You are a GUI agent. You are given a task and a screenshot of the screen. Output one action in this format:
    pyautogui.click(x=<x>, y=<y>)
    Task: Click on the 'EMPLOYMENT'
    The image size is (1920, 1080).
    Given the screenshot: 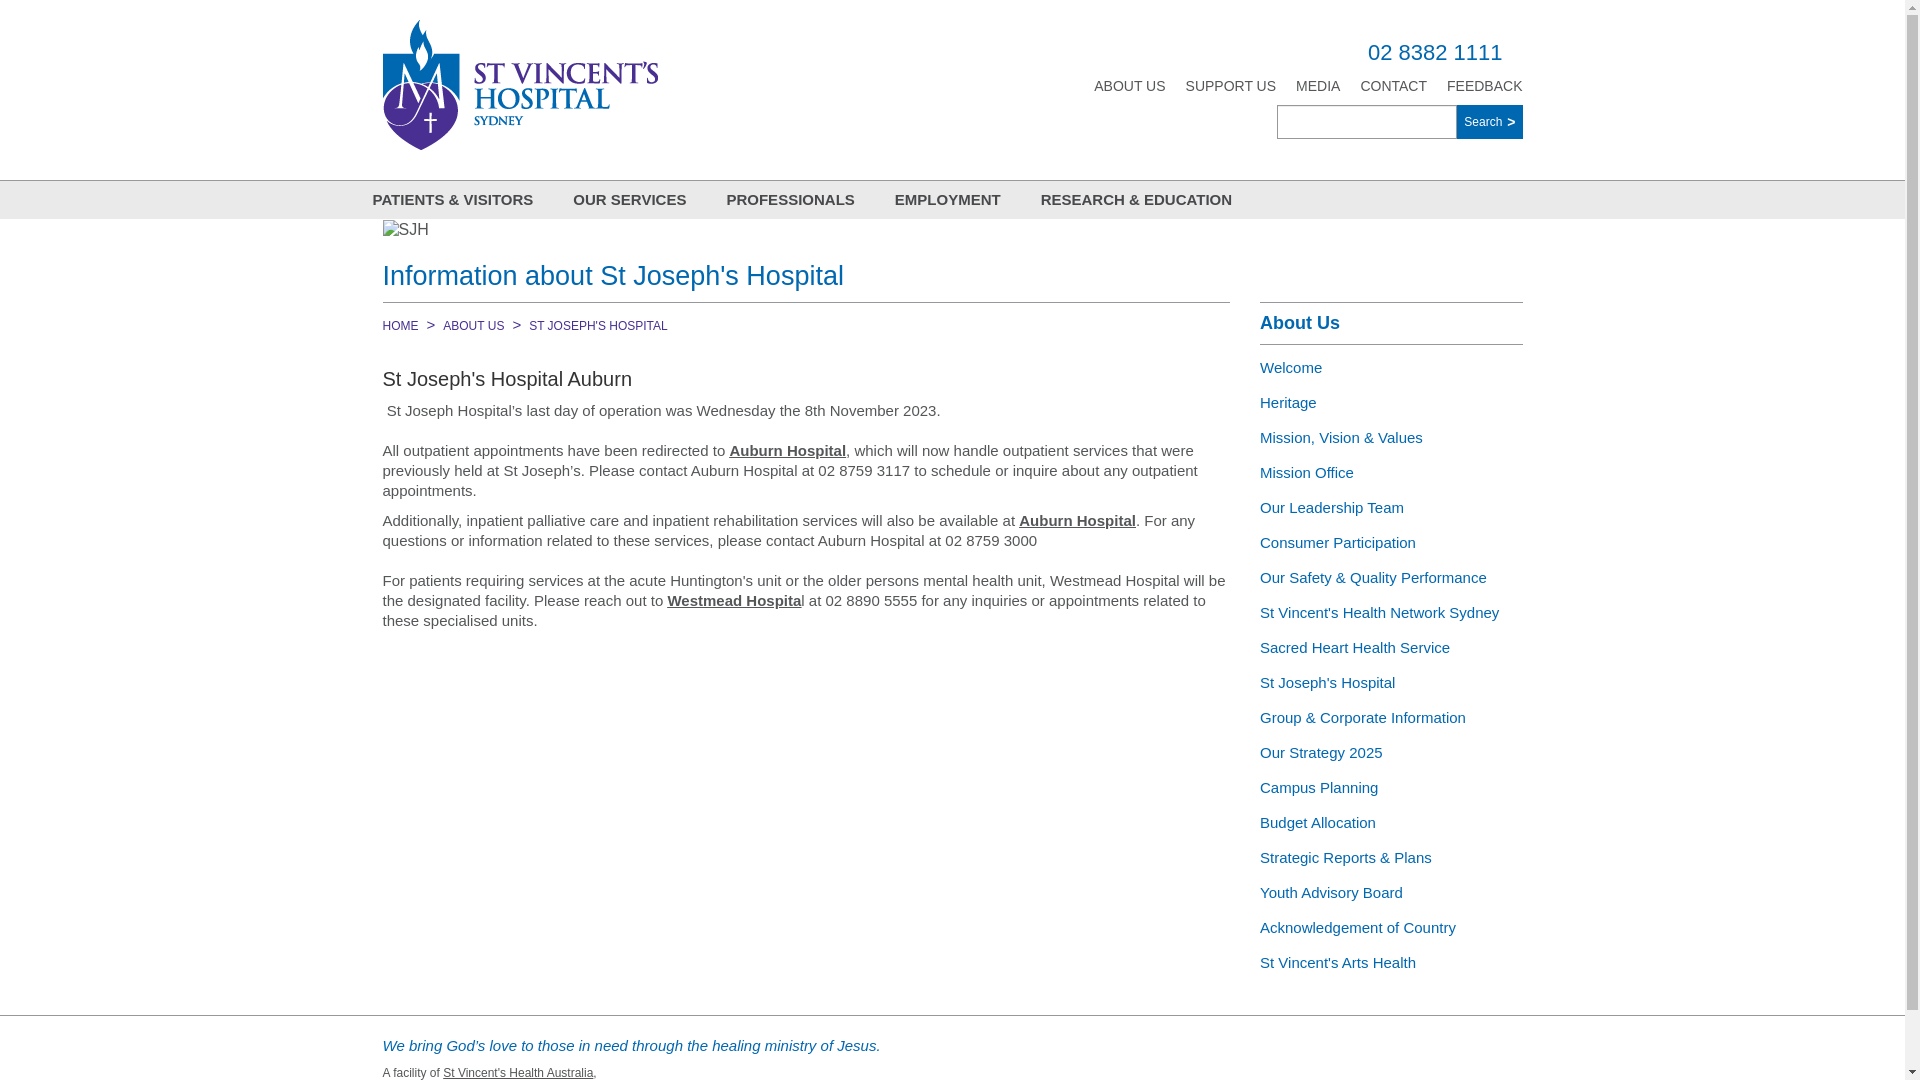 What is the action you would take?
    pyautogui.click(x=947, y=200)
    